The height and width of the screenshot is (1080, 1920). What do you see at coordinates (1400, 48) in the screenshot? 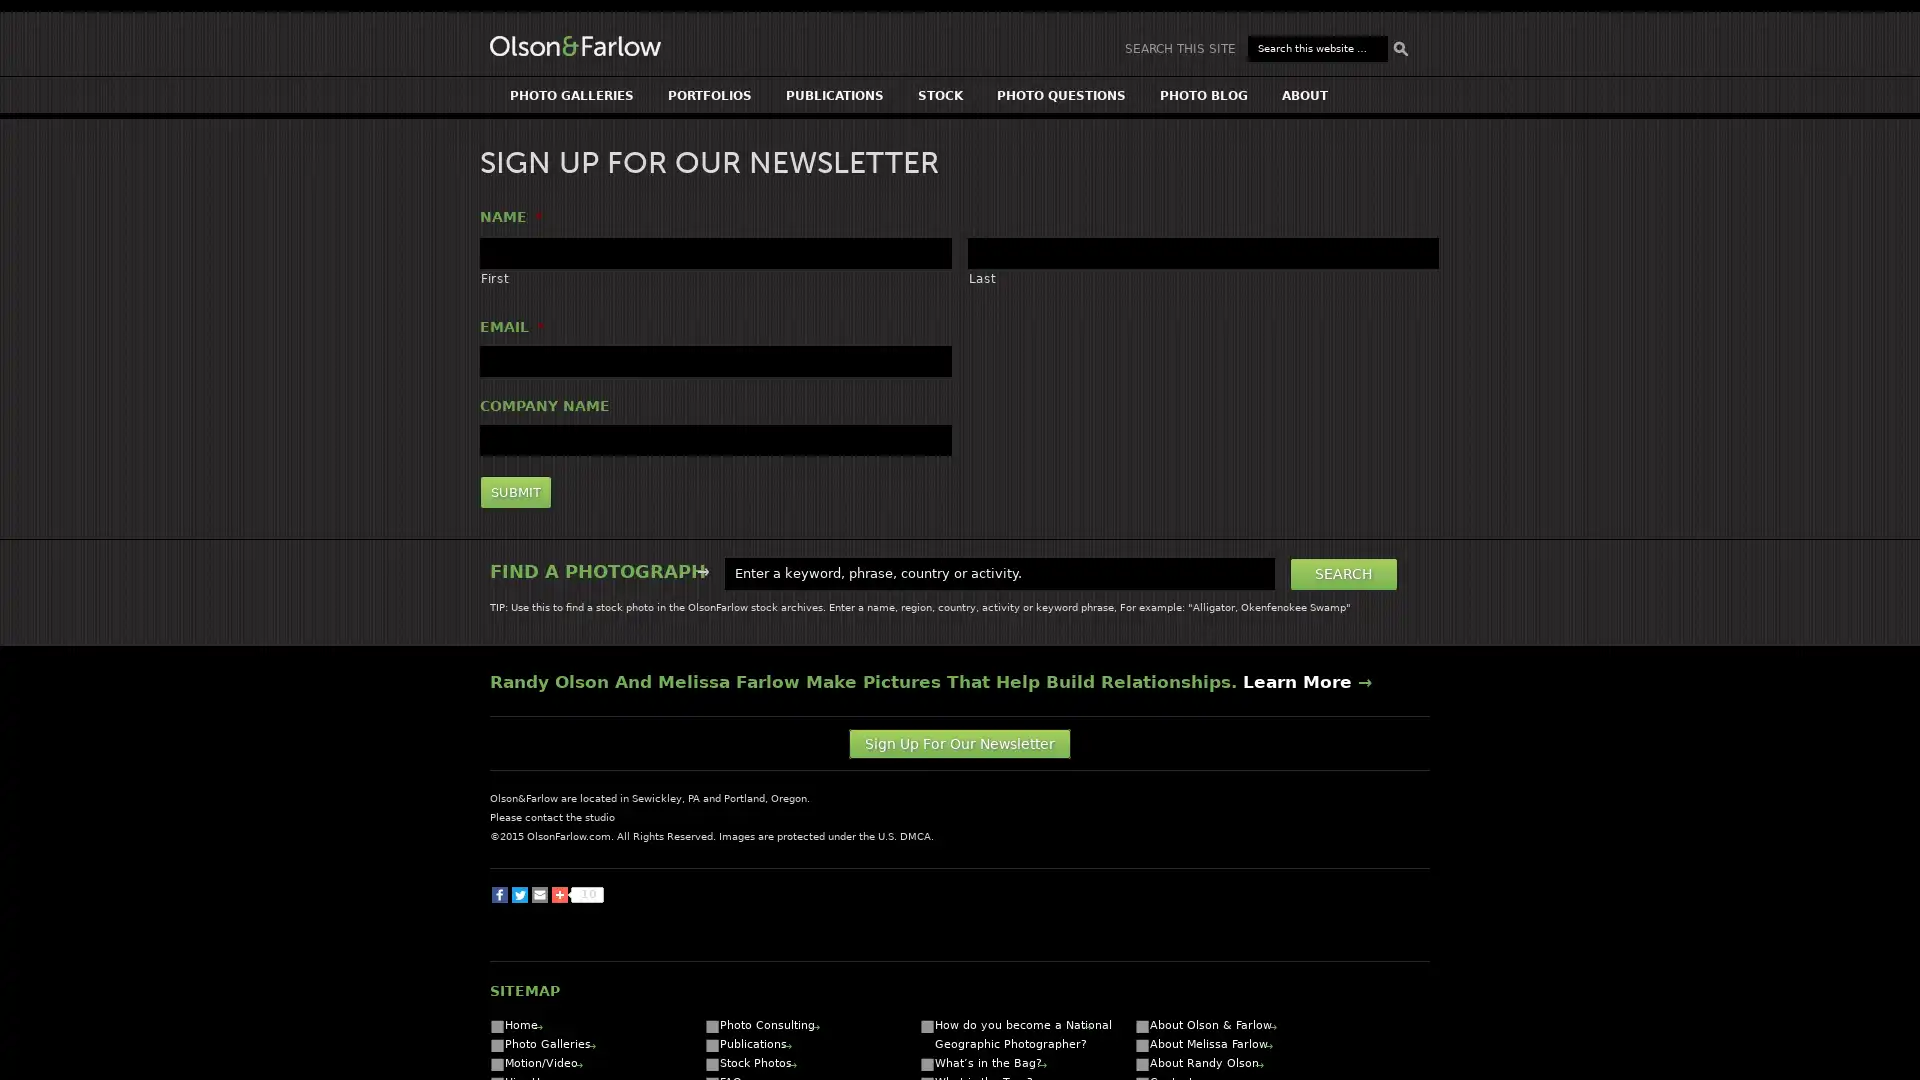
I see `Search` at bounding box center [1400, 48].